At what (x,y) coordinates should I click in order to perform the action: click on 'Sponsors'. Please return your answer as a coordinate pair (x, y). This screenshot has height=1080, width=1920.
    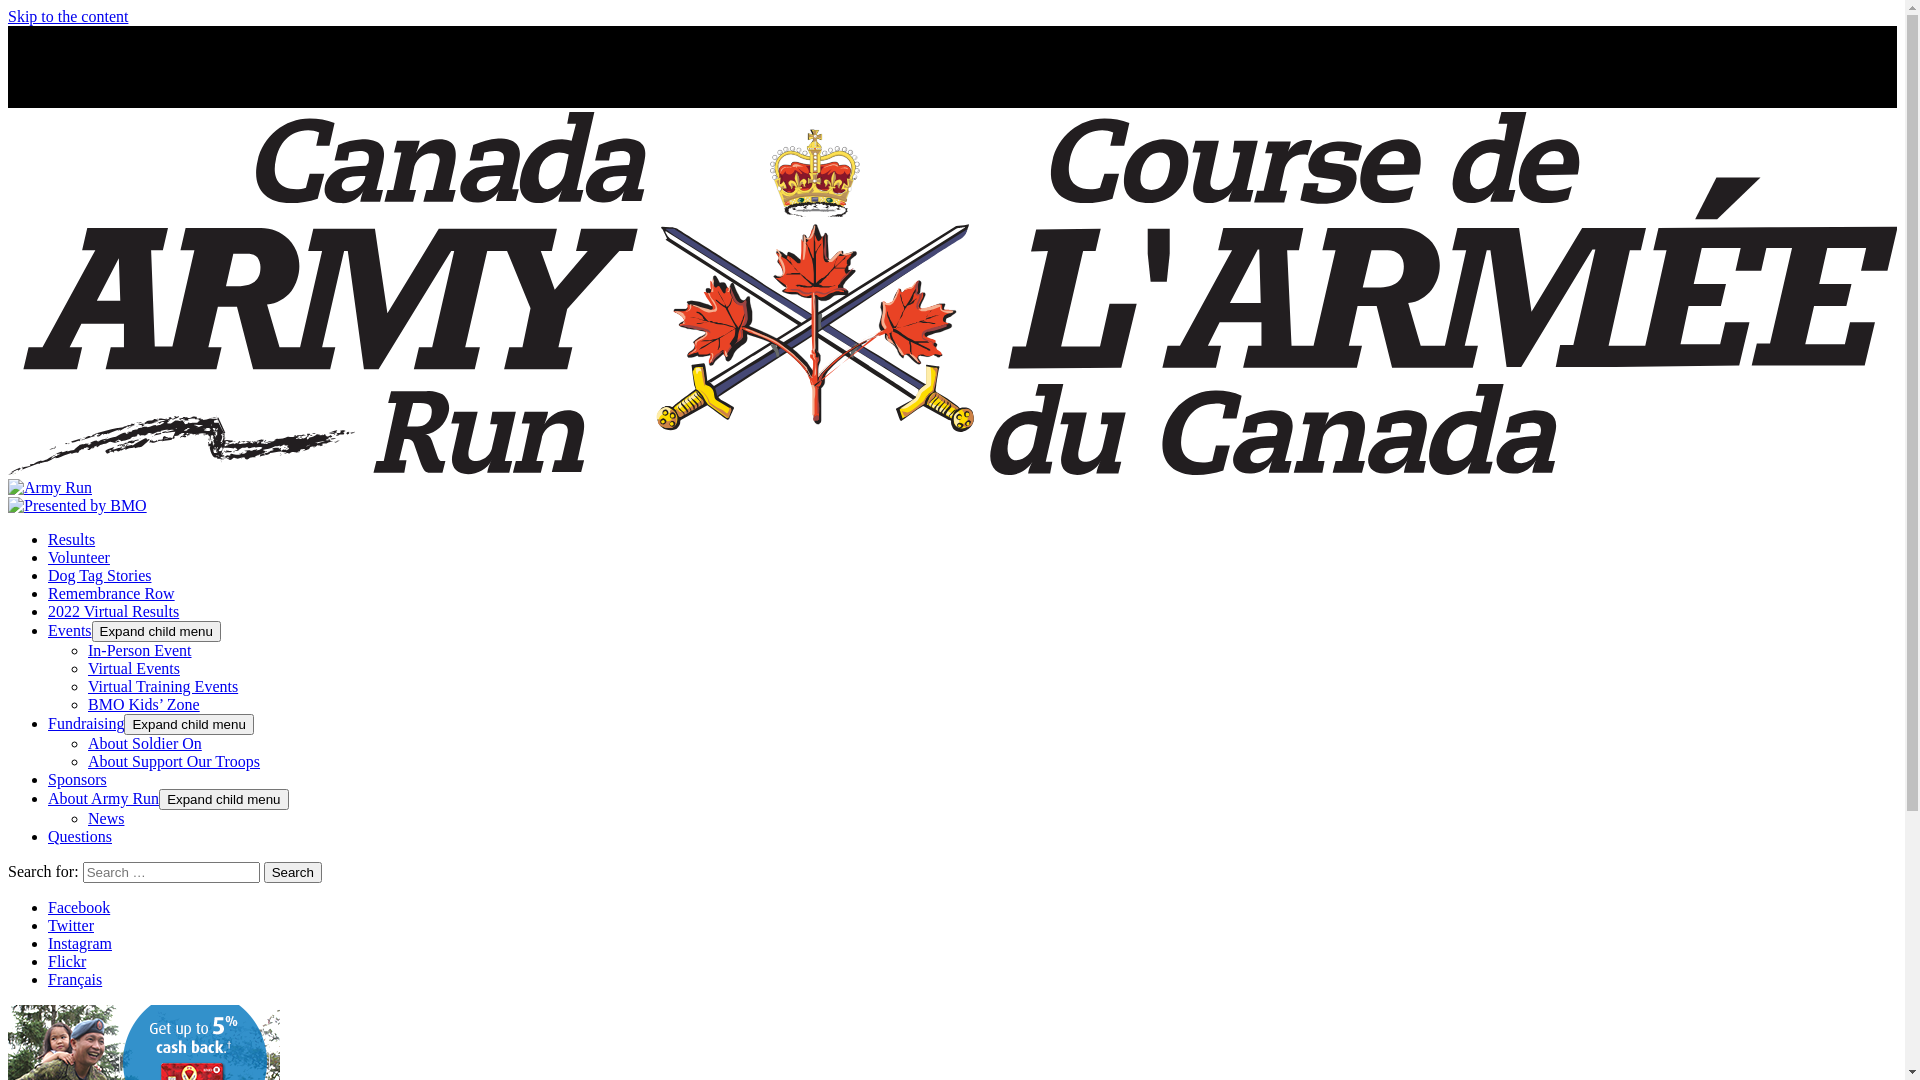
    Looking at the image, I should click on (77, 778).